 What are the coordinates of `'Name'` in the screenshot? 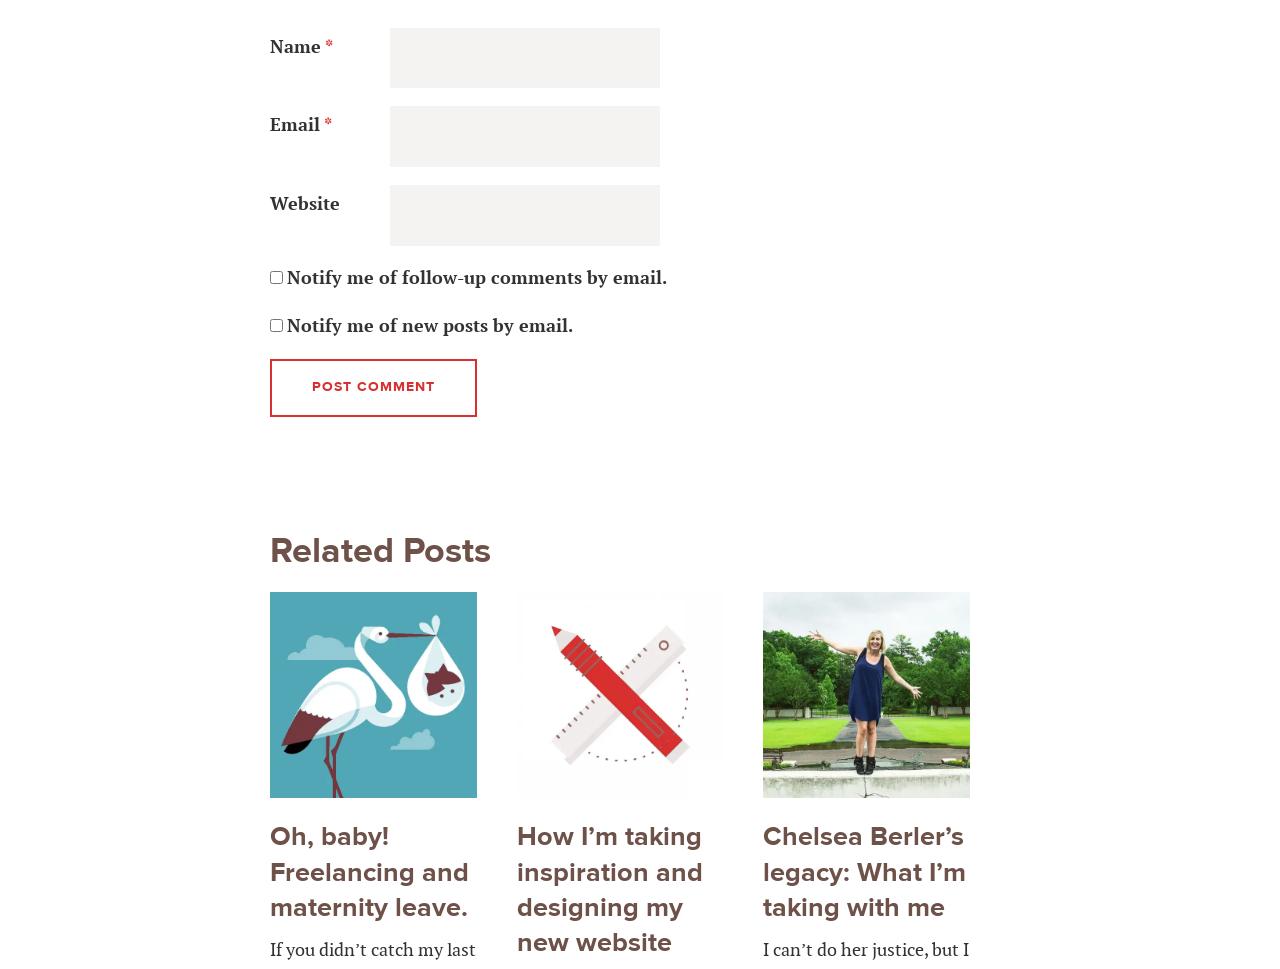 It's located at (296, 45).